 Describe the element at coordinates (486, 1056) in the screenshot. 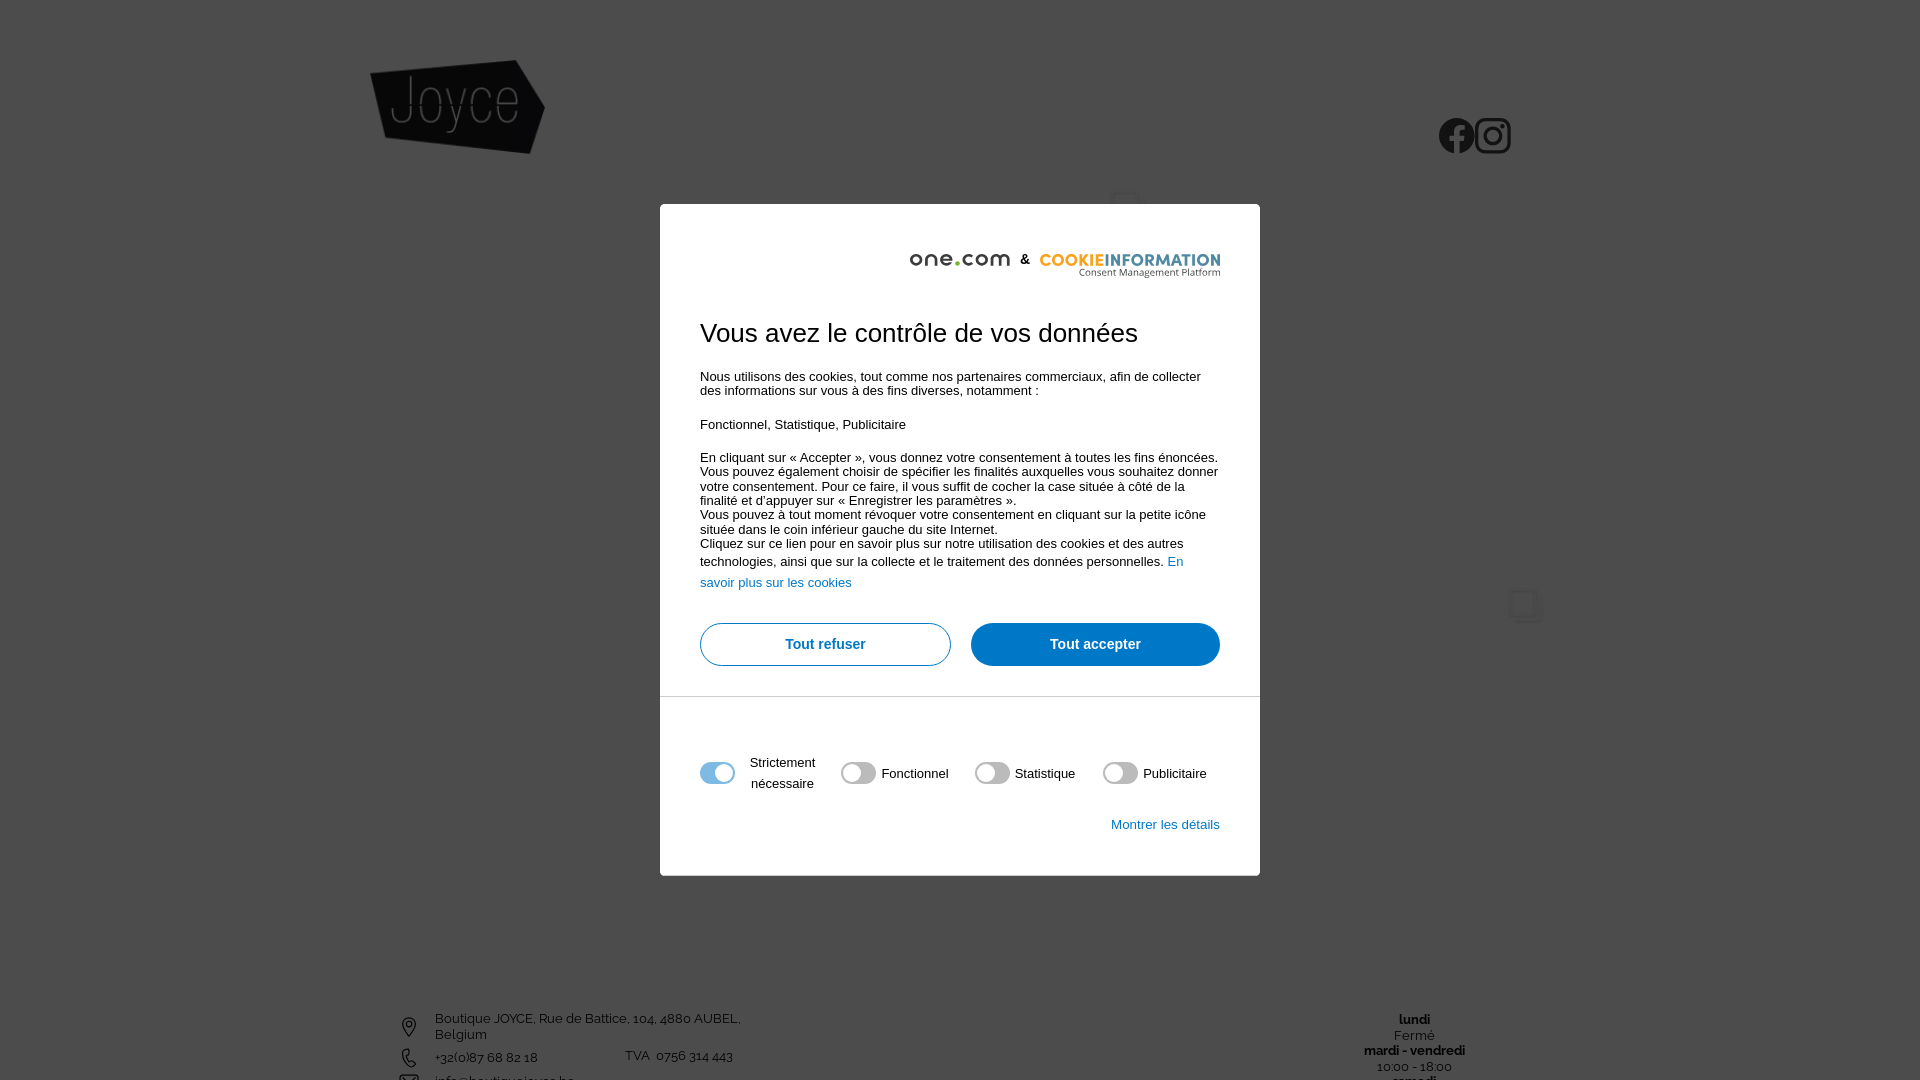

I see `'+32(0)87 68 82 18'` at that location.